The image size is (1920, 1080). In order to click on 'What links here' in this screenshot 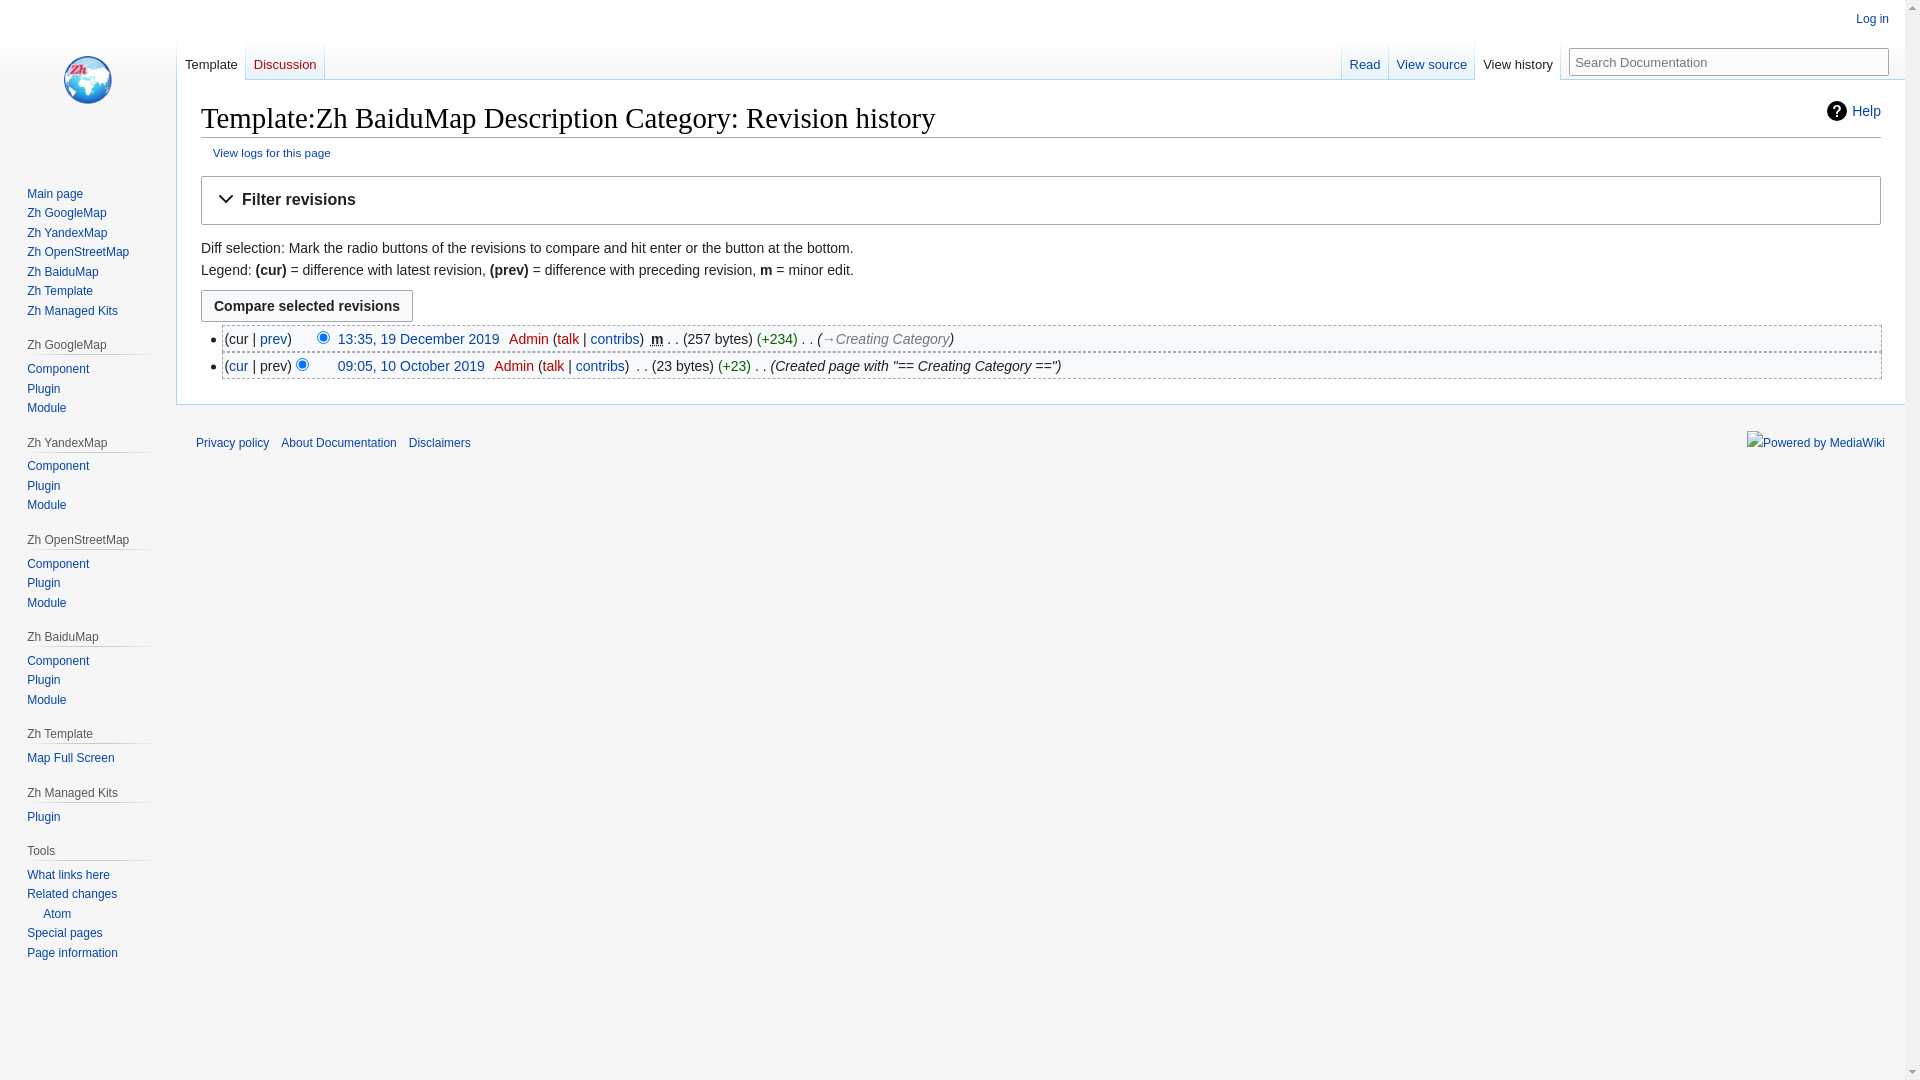, I will do `click(68, 874)`.